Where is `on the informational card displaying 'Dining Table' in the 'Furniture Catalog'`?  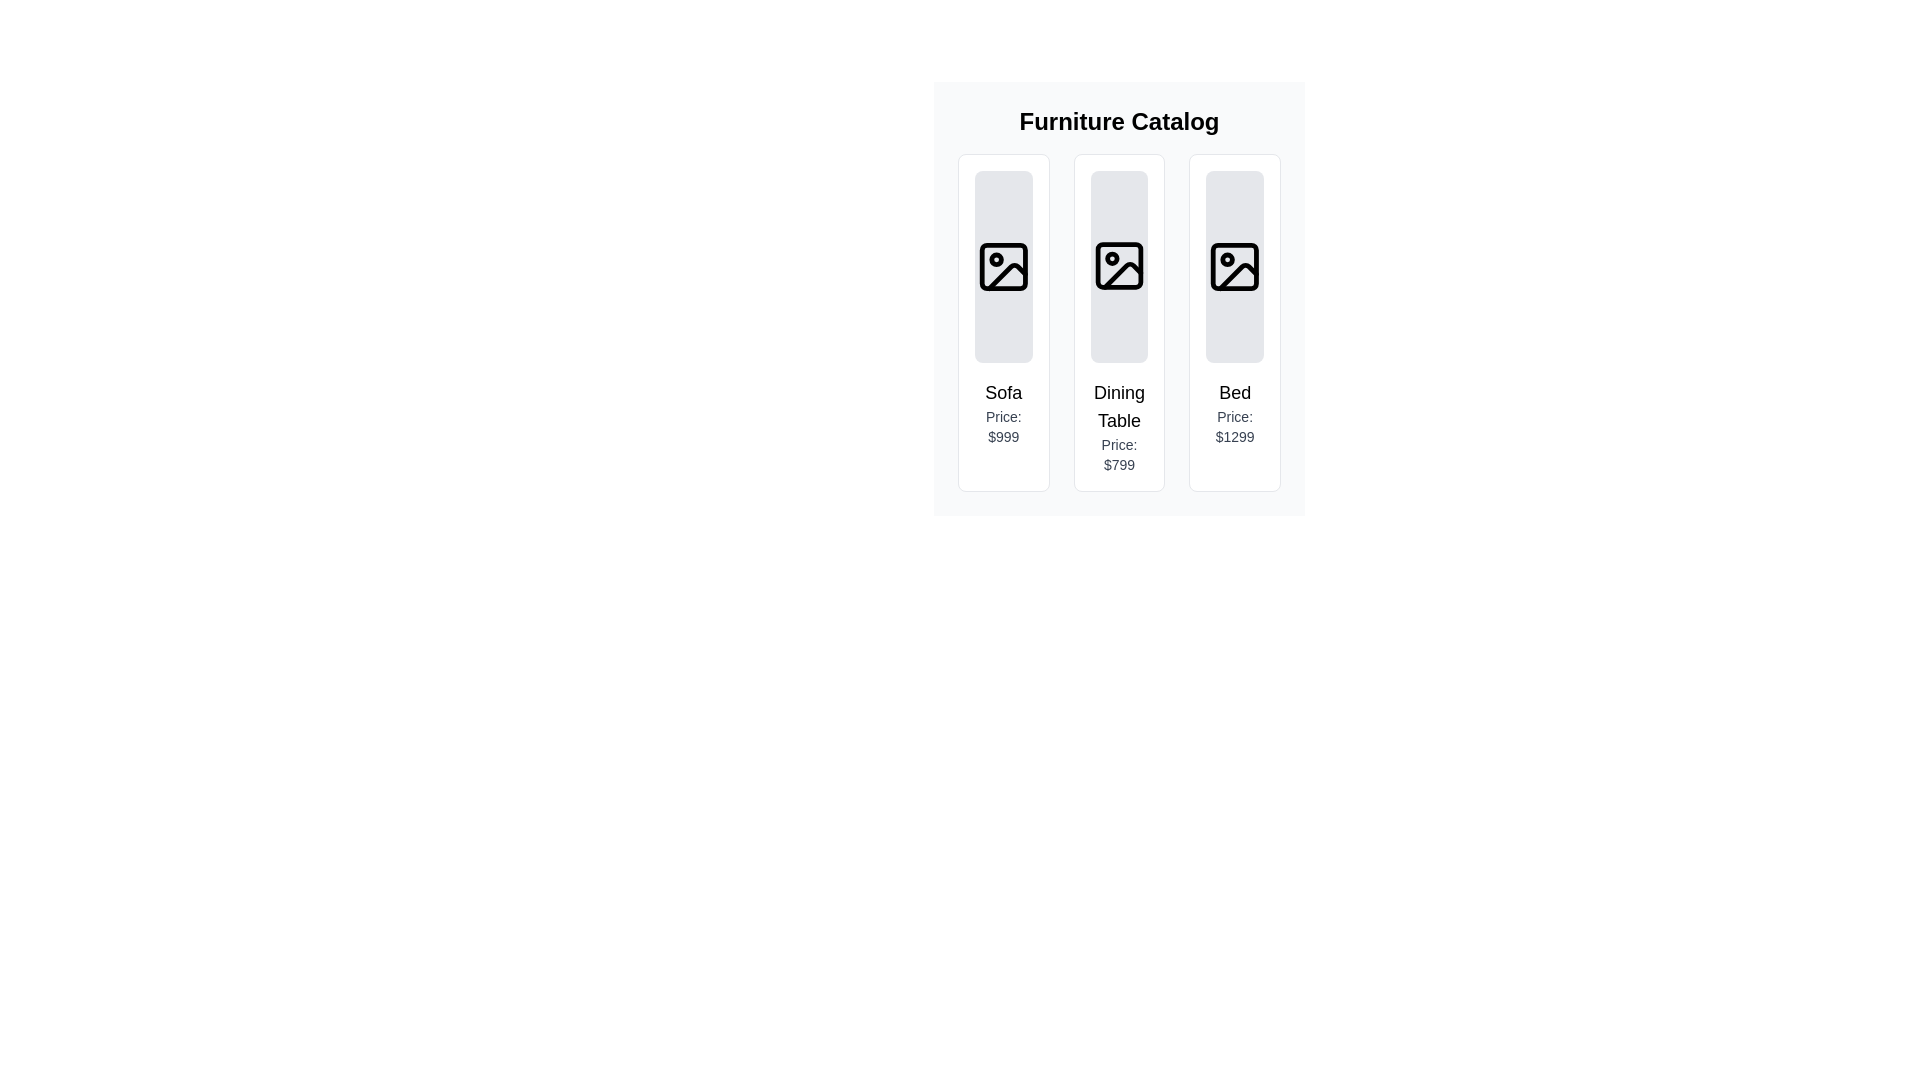 on the informational card displaying 'Dining Table' in the 'Furniture Catalog' is located at coordinates (1118, 299).